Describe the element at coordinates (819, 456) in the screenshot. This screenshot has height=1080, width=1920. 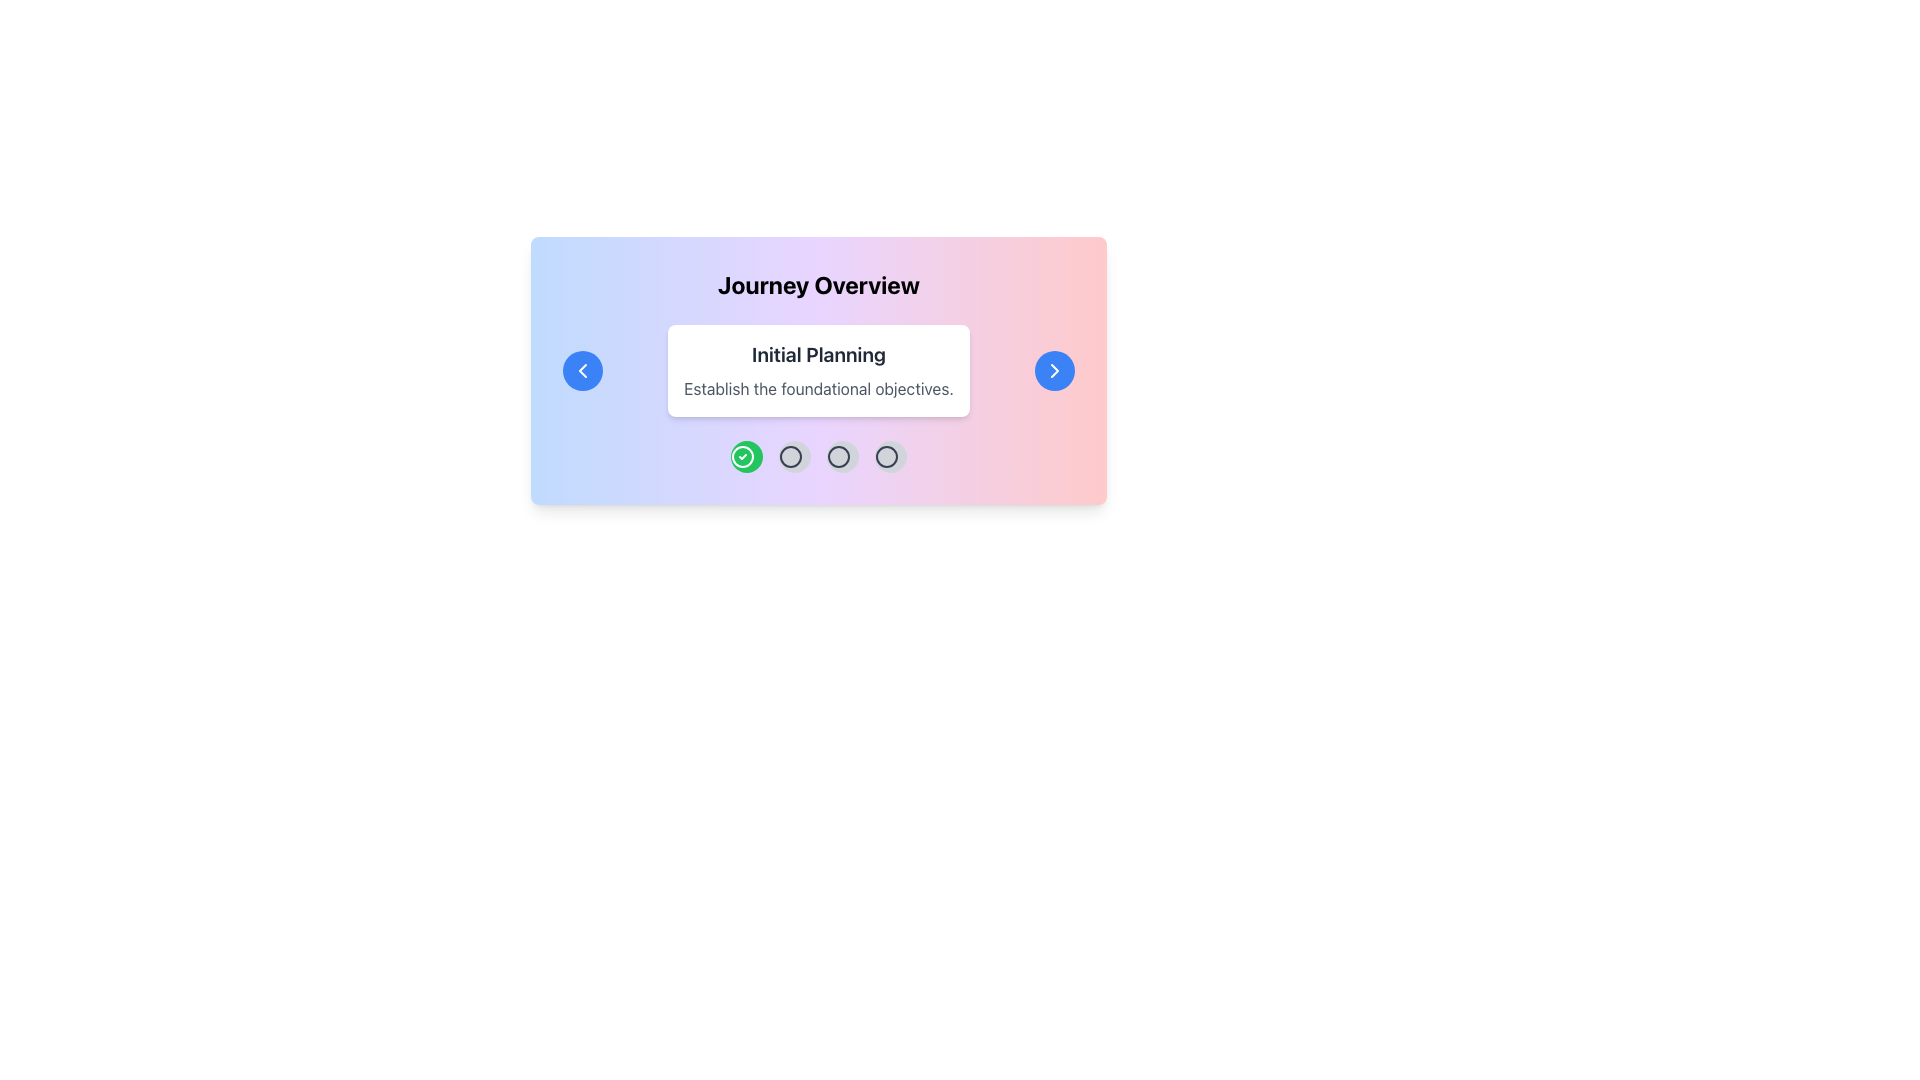
I see `the green circle of the Progress indicator located at the bottom of the 'Journey Overview' card` at that location.